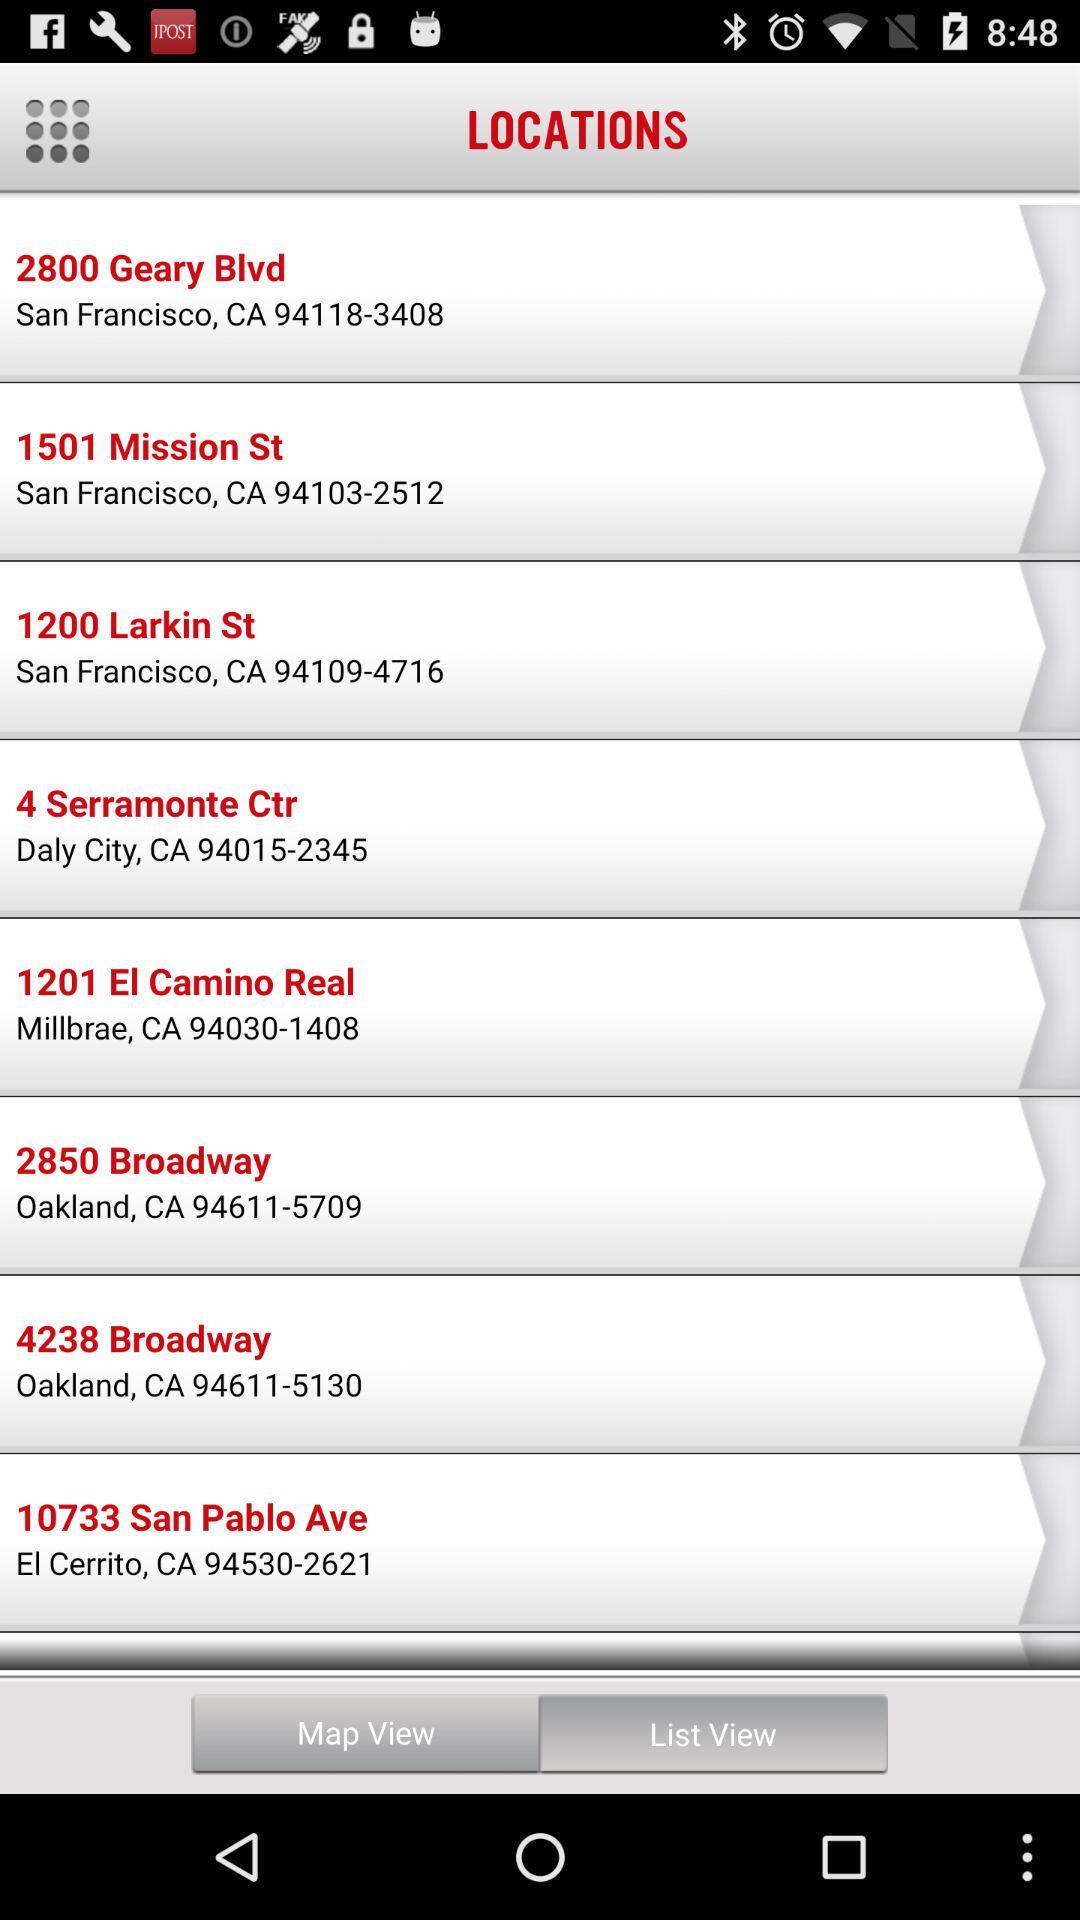 Image resolution: width=1080 pixels, height=1920 pixels. What do you see at coordinates (192, 848) in the screenshot?
I see `app below the 4 serramonte ctr icon` at bounding box center [192, 848].